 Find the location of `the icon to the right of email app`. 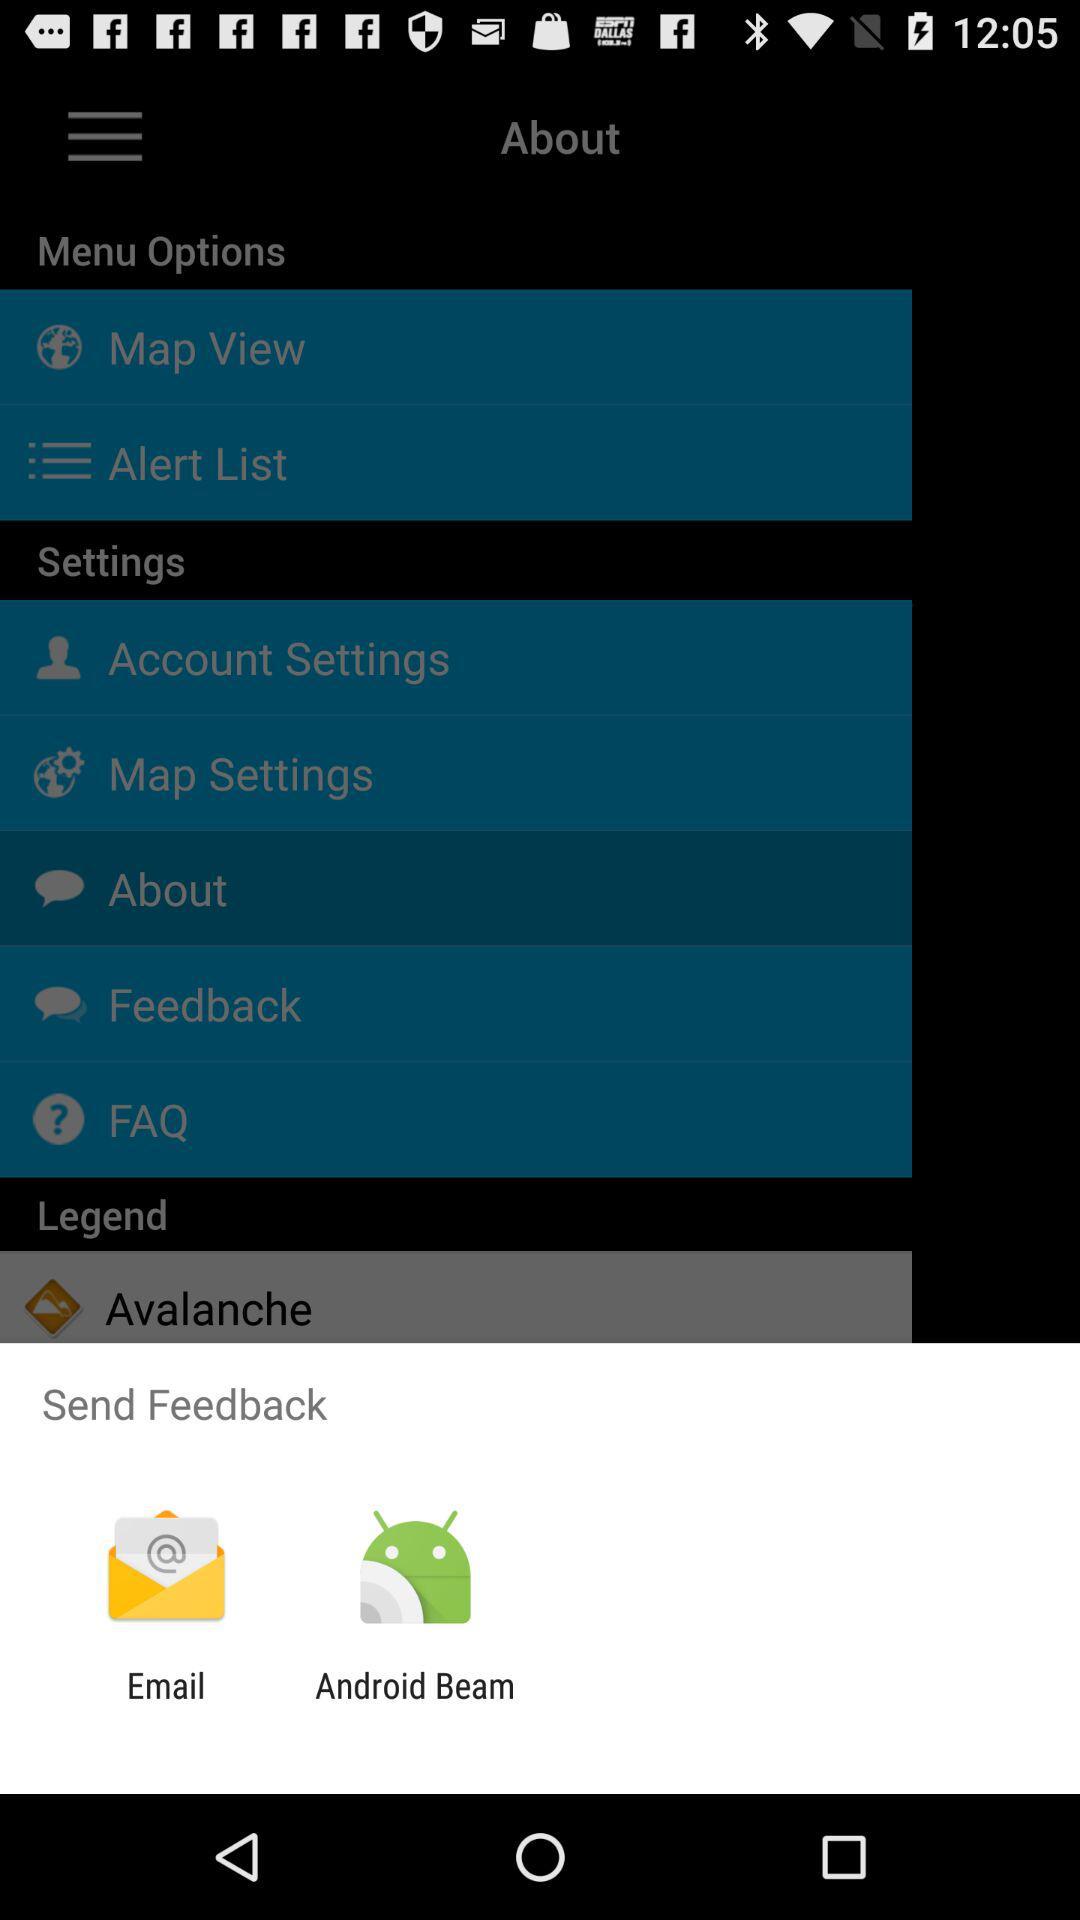

the icon to the right of email app is located at coordinates (414, 1705).